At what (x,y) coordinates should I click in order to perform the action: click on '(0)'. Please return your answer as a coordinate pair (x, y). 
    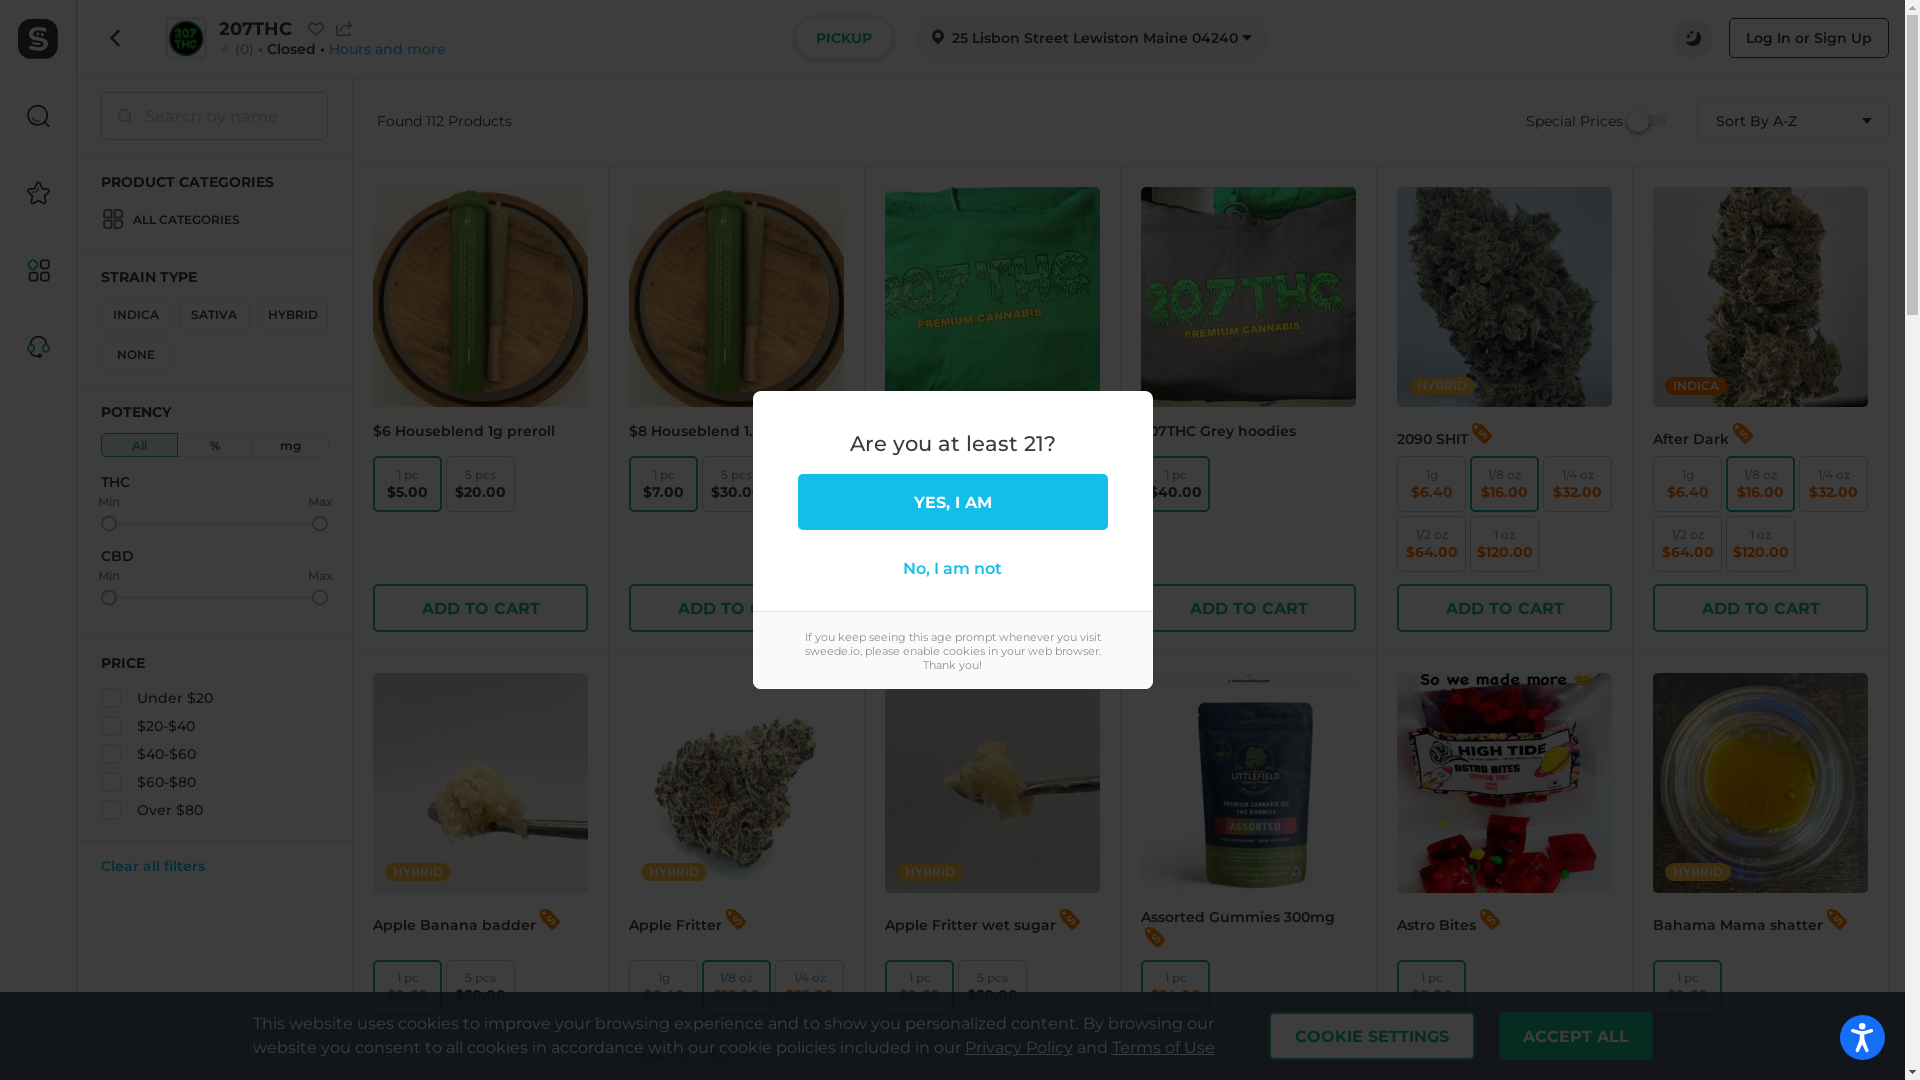
    Looking at the image, I should click on (242, 48).